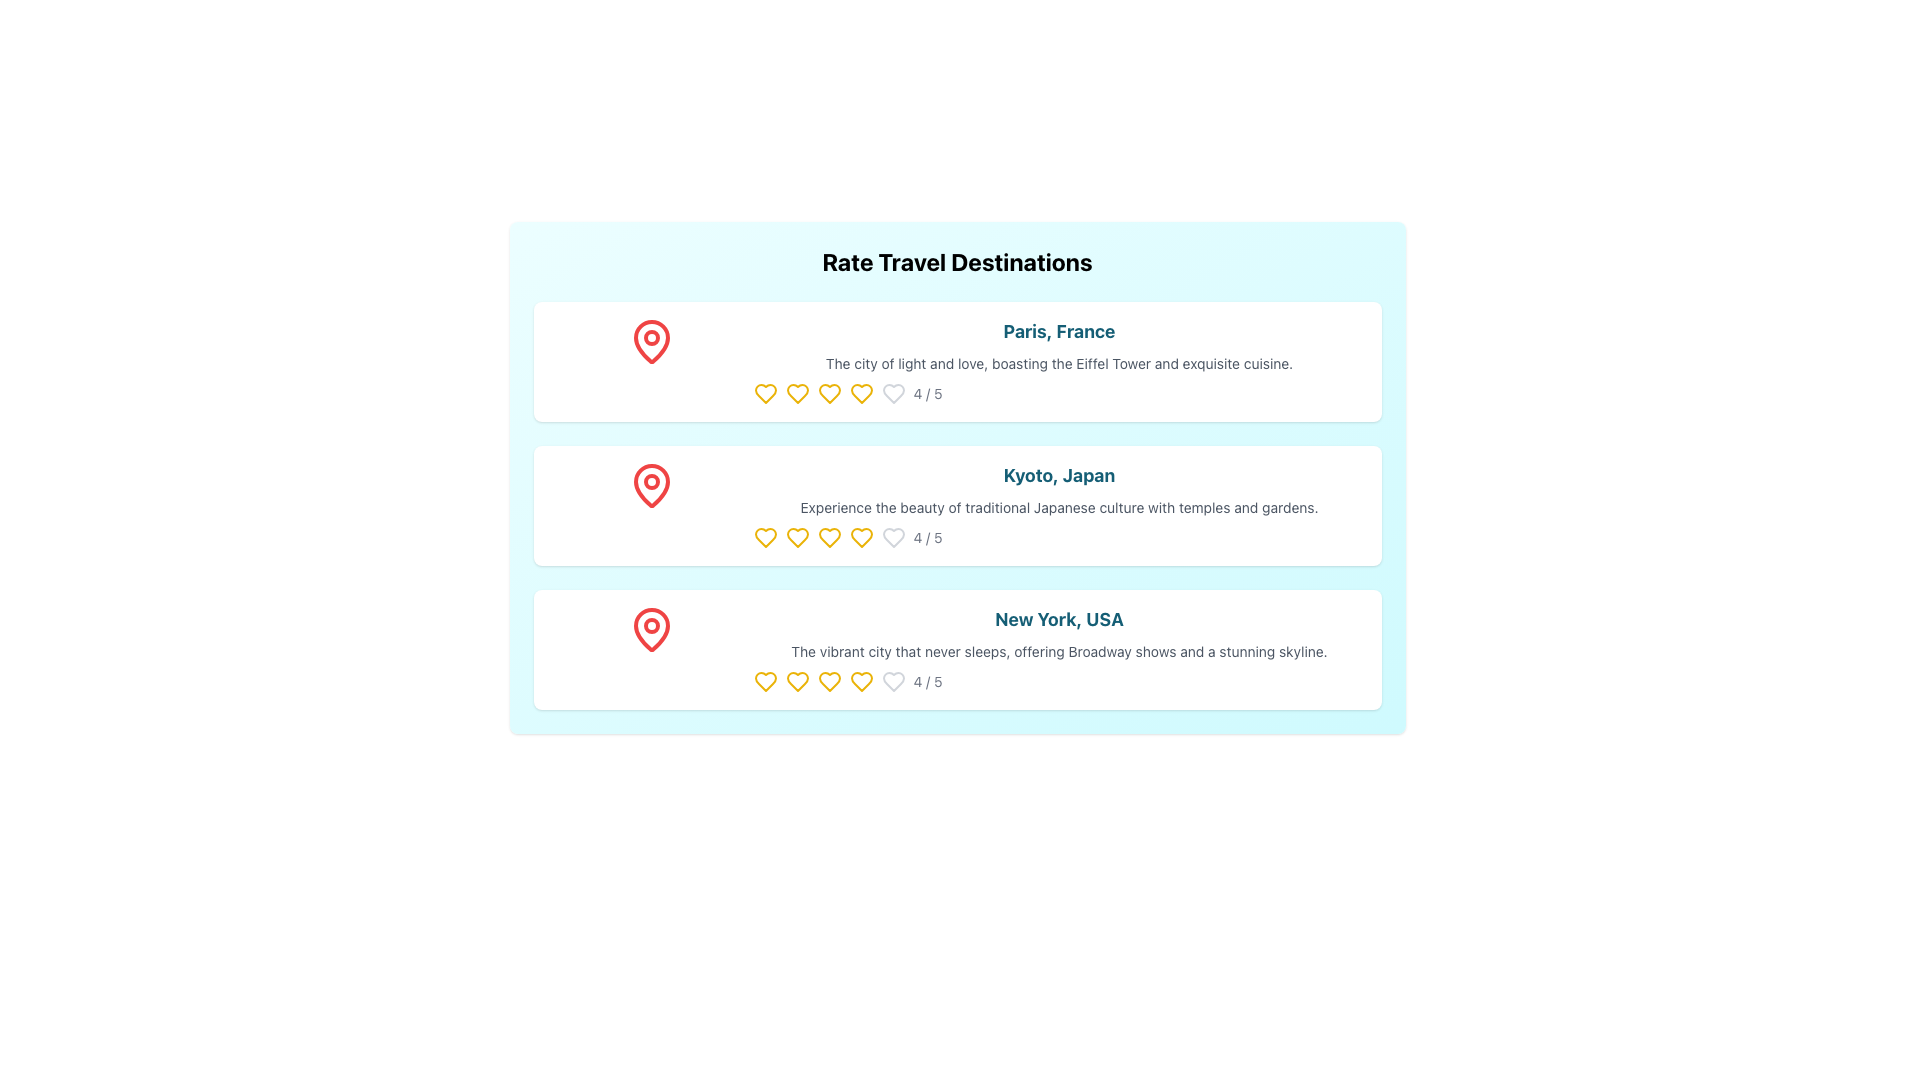 Image resolution: width=1920 pixels, height=1080 pixels. What do you see at coordinates (1058, 330) in the screenshot?
I see `text content of the header or title element located at the top of the first travel destination card` at bounding box center [1058, 330].